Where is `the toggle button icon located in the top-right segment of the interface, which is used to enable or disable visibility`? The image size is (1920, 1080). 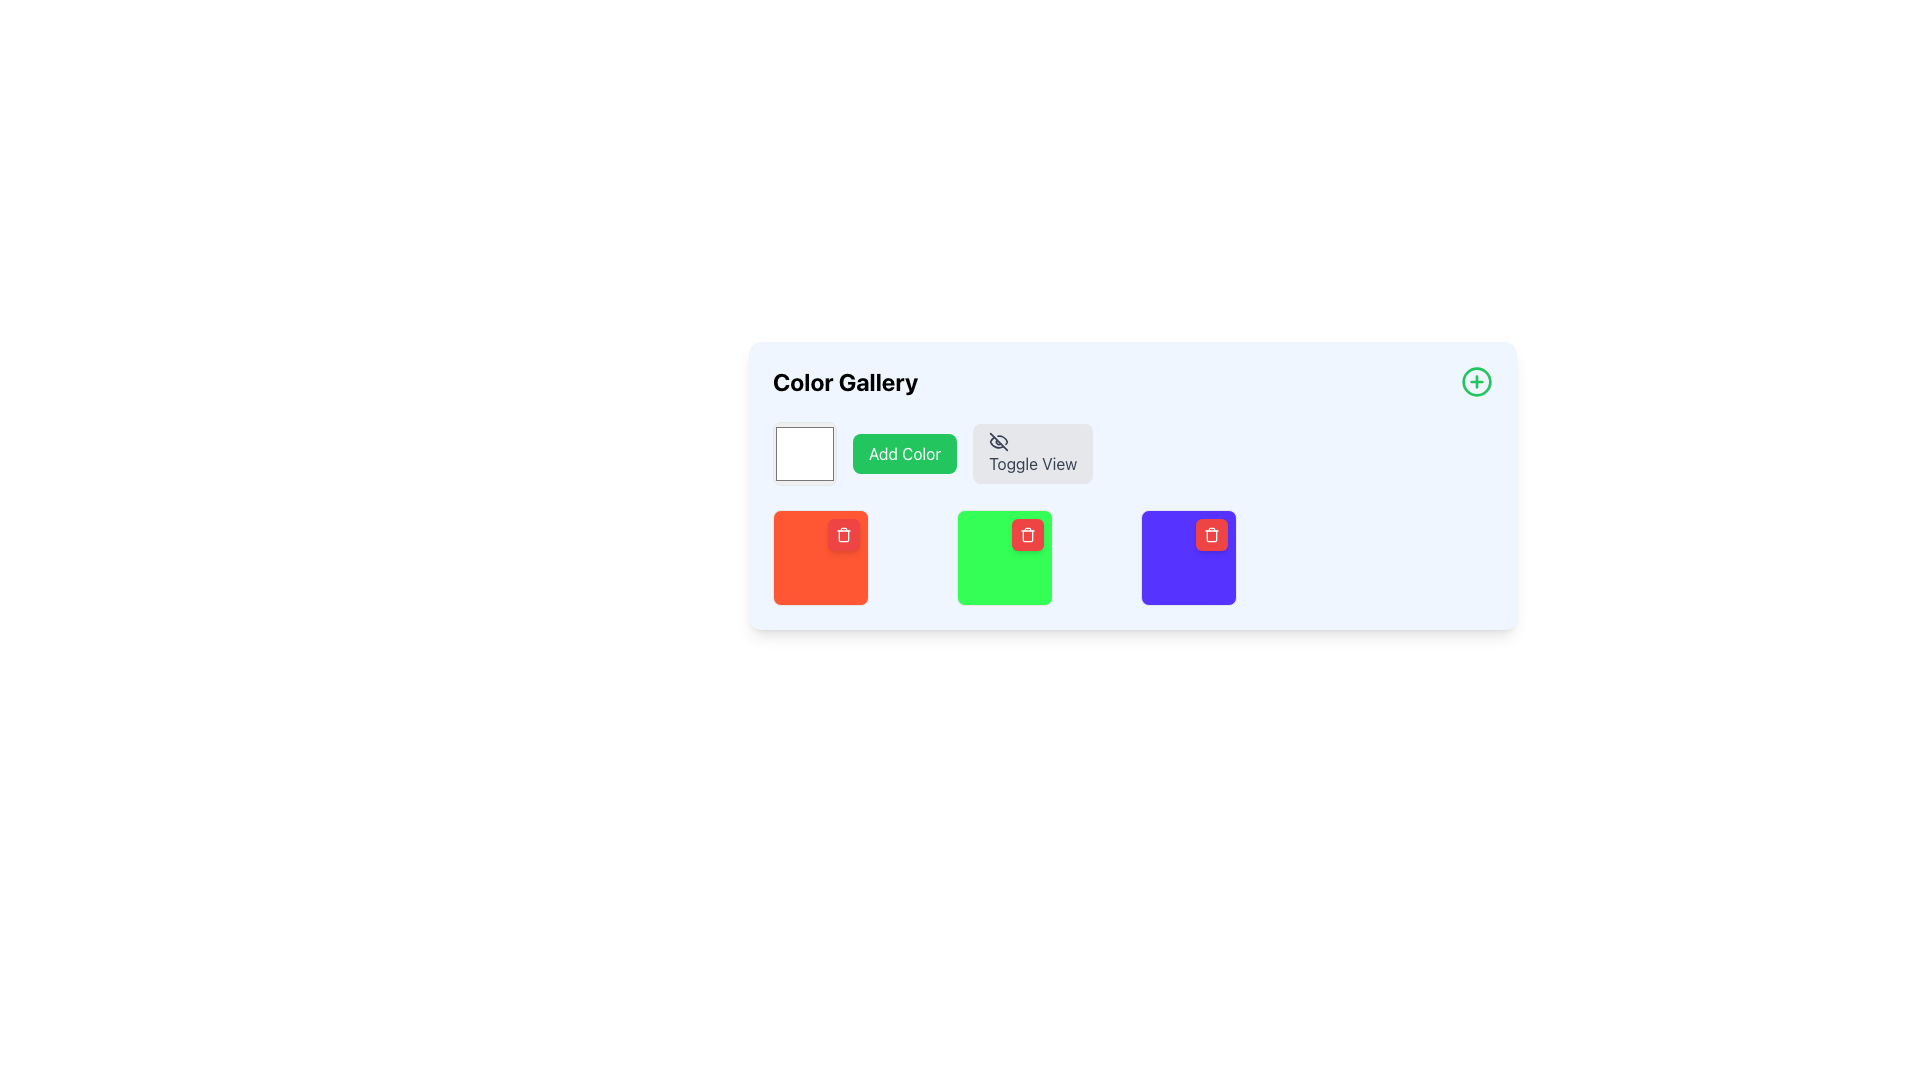 the toggle button icon located in the top-right segment of the interface, which is used to enable or disable visibility is located at coordinates (999, 441).